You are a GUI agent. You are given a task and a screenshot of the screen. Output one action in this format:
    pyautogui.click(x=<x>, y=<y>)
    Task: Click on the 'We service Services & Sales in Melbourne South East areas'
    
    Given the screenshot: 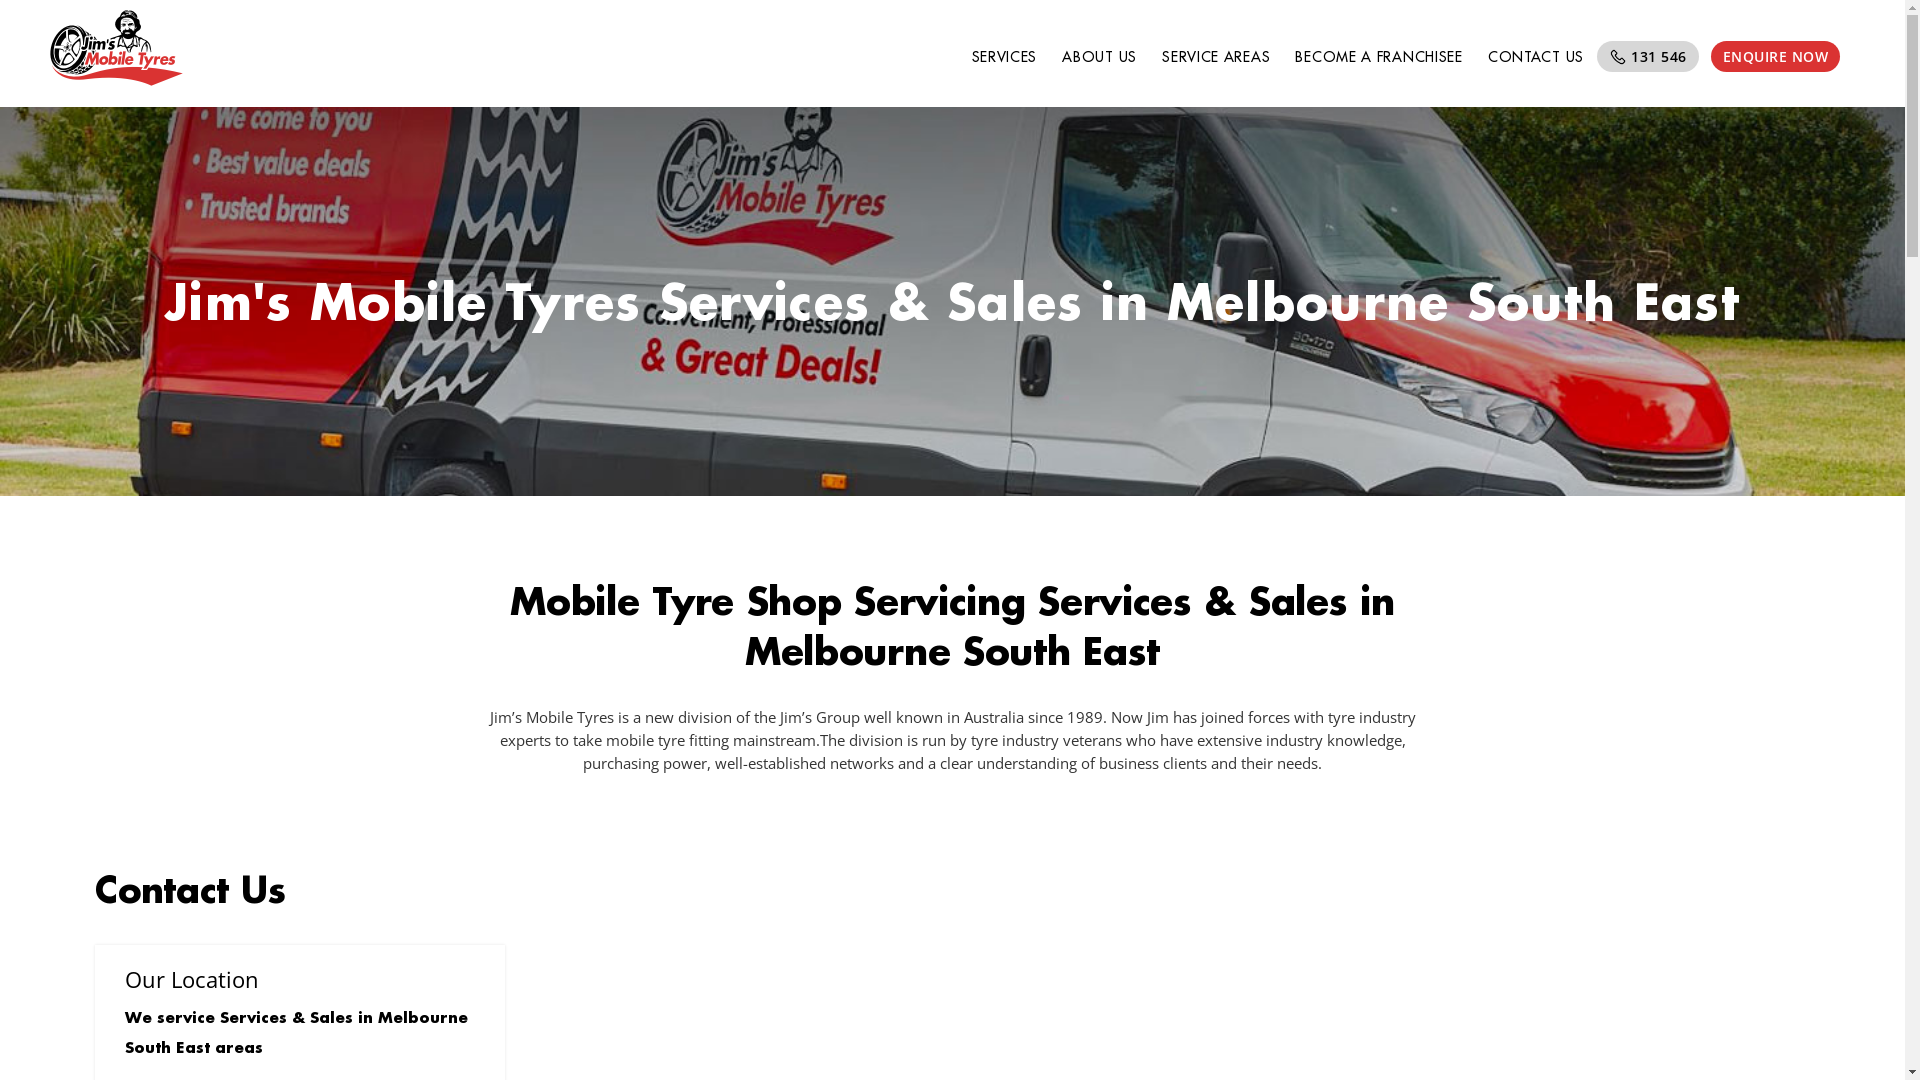 What is the action you would take?
    pyautogui.click(x=295, y=1032)
    